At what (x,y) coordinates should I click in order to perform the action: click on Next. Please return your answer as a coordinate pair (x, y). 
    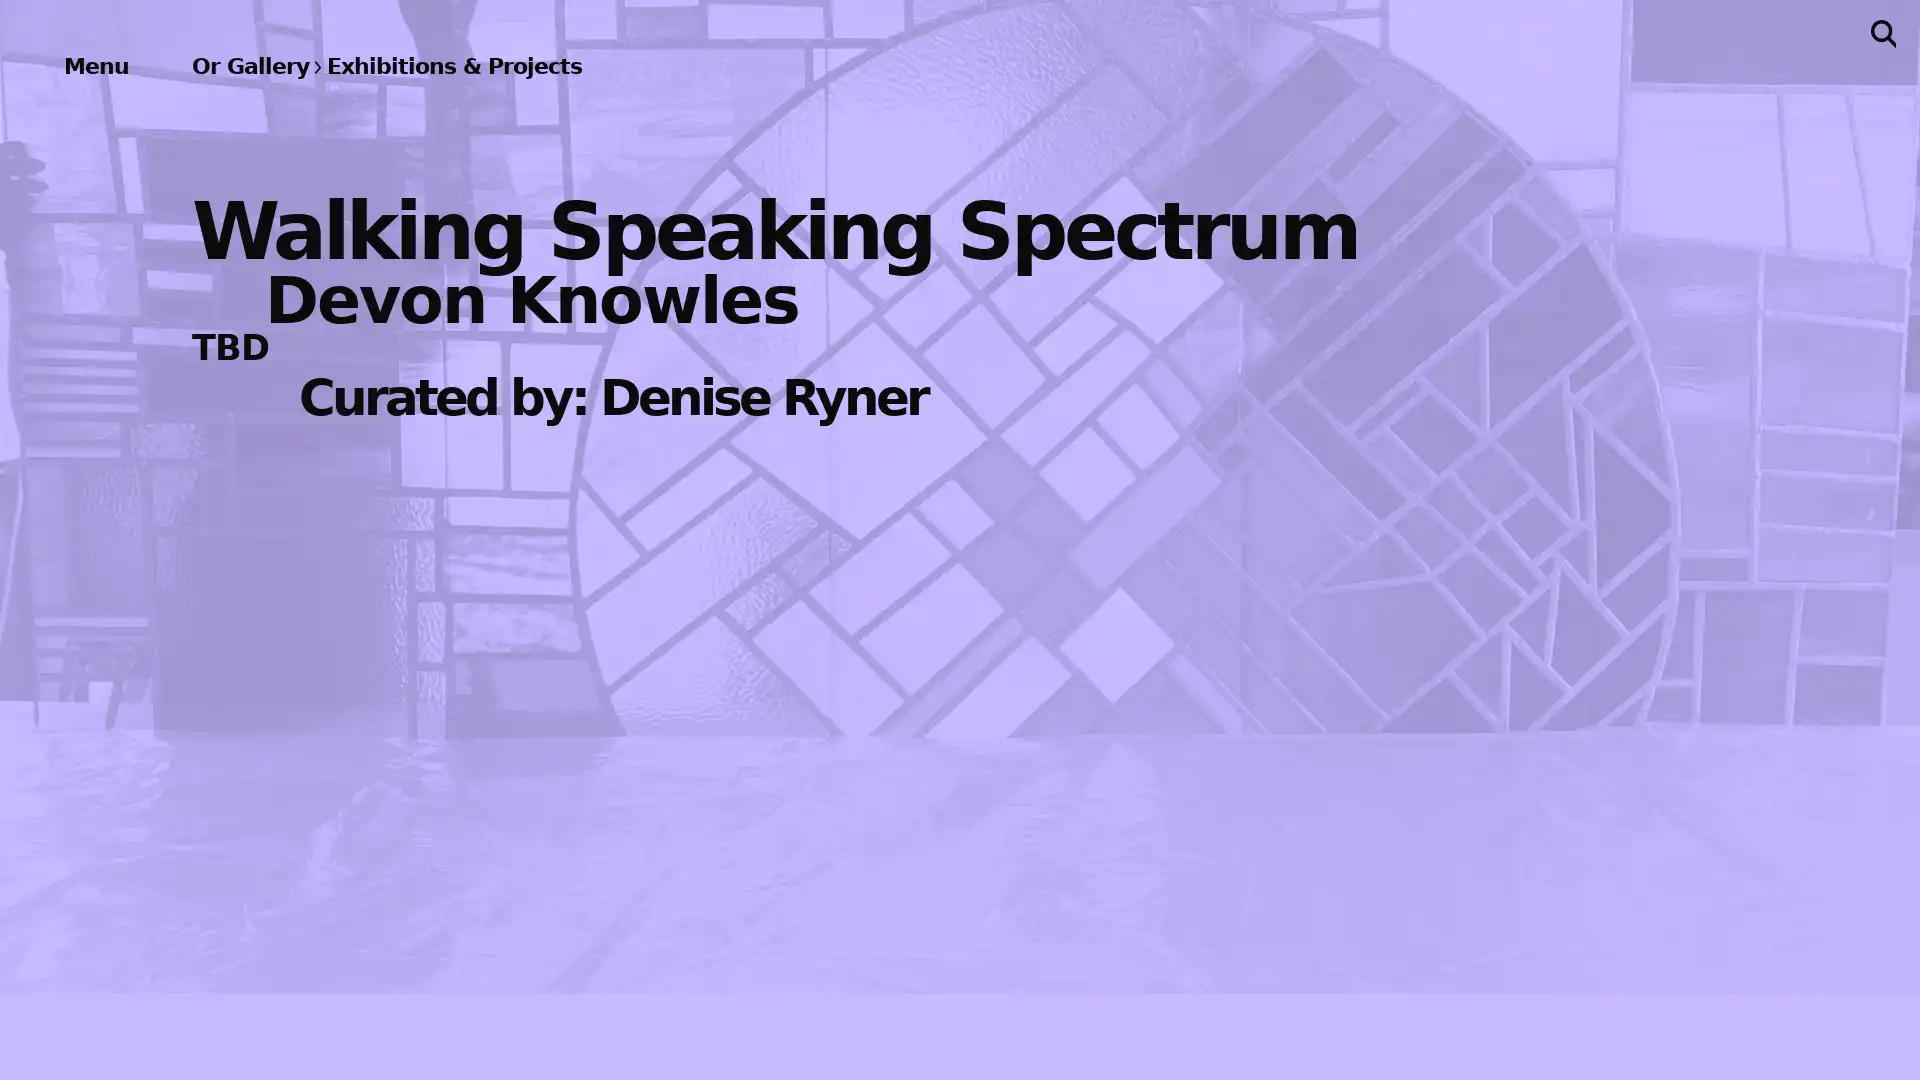
    Looking at the image, I should click on (1344, 538).